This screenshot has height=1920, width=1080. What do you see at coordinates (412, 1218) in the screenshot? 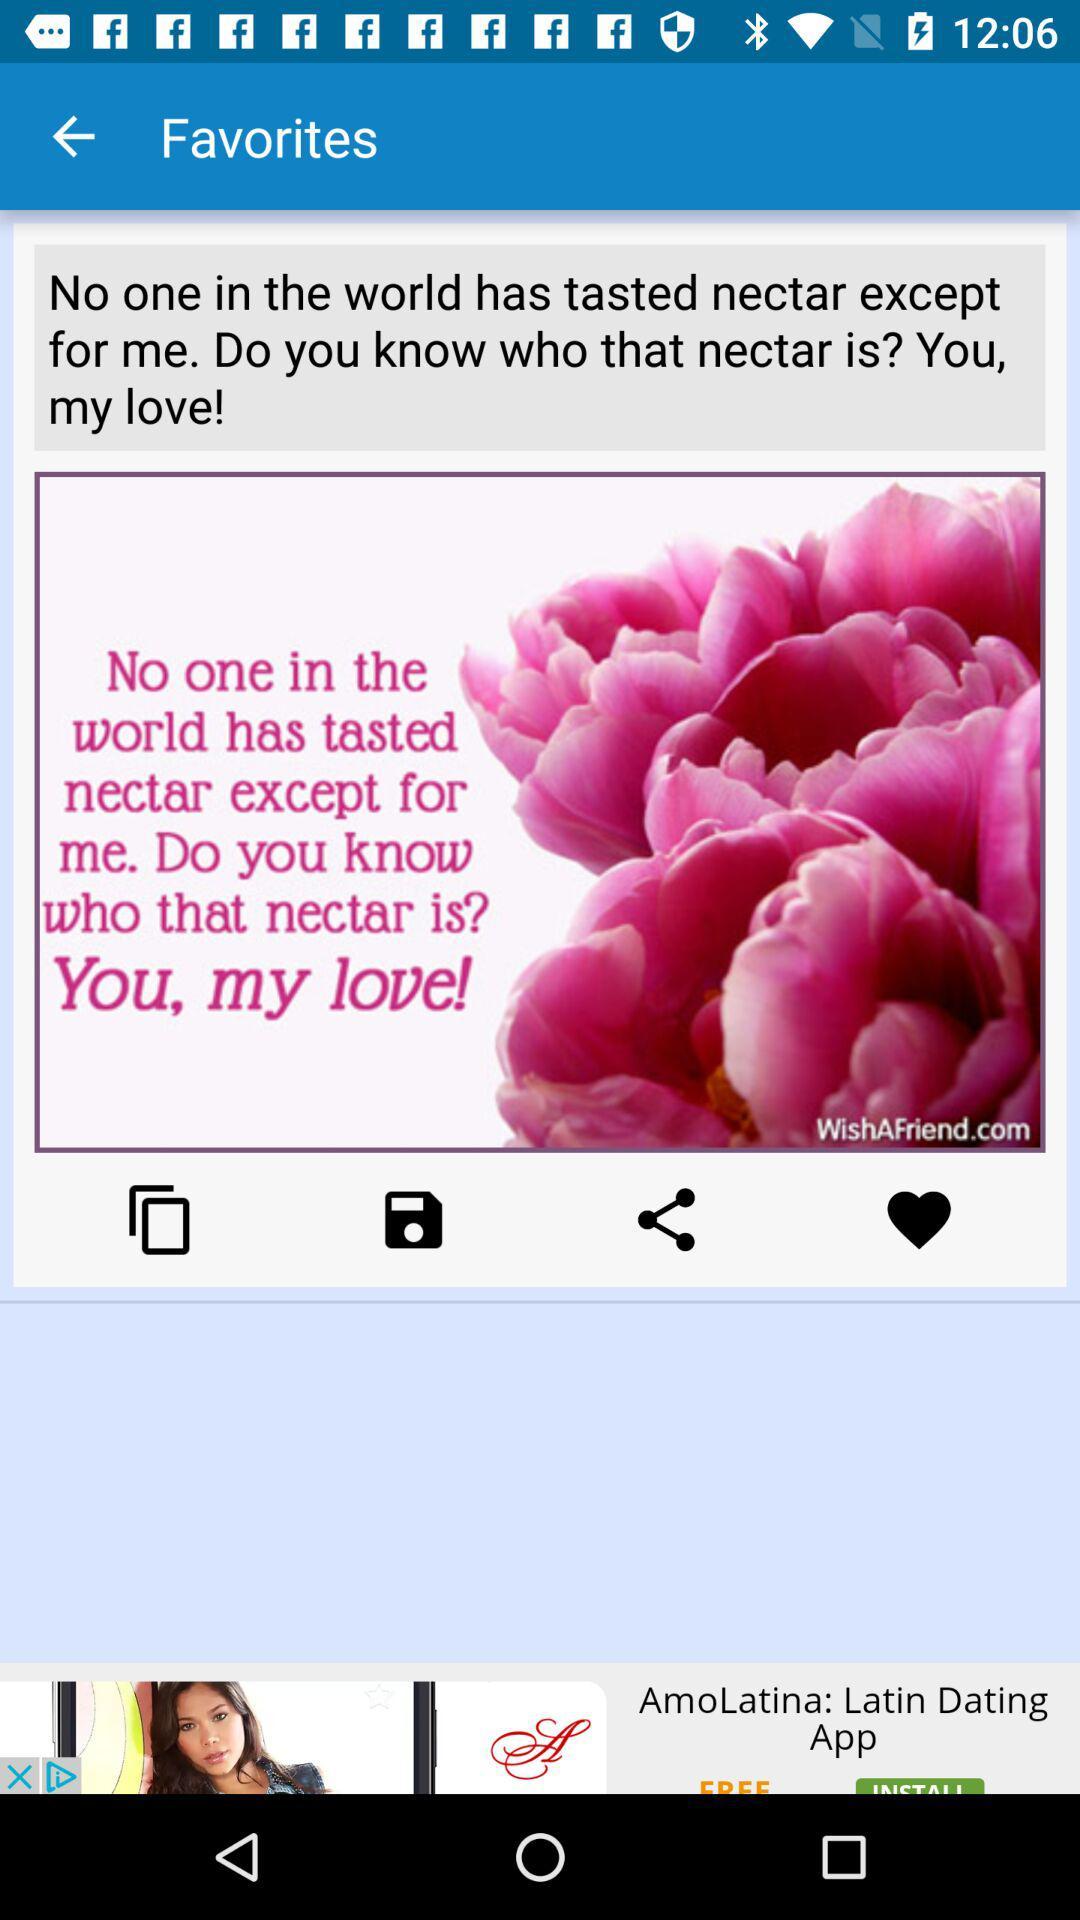
I see `open the box` at bounding box center [412, 1218].